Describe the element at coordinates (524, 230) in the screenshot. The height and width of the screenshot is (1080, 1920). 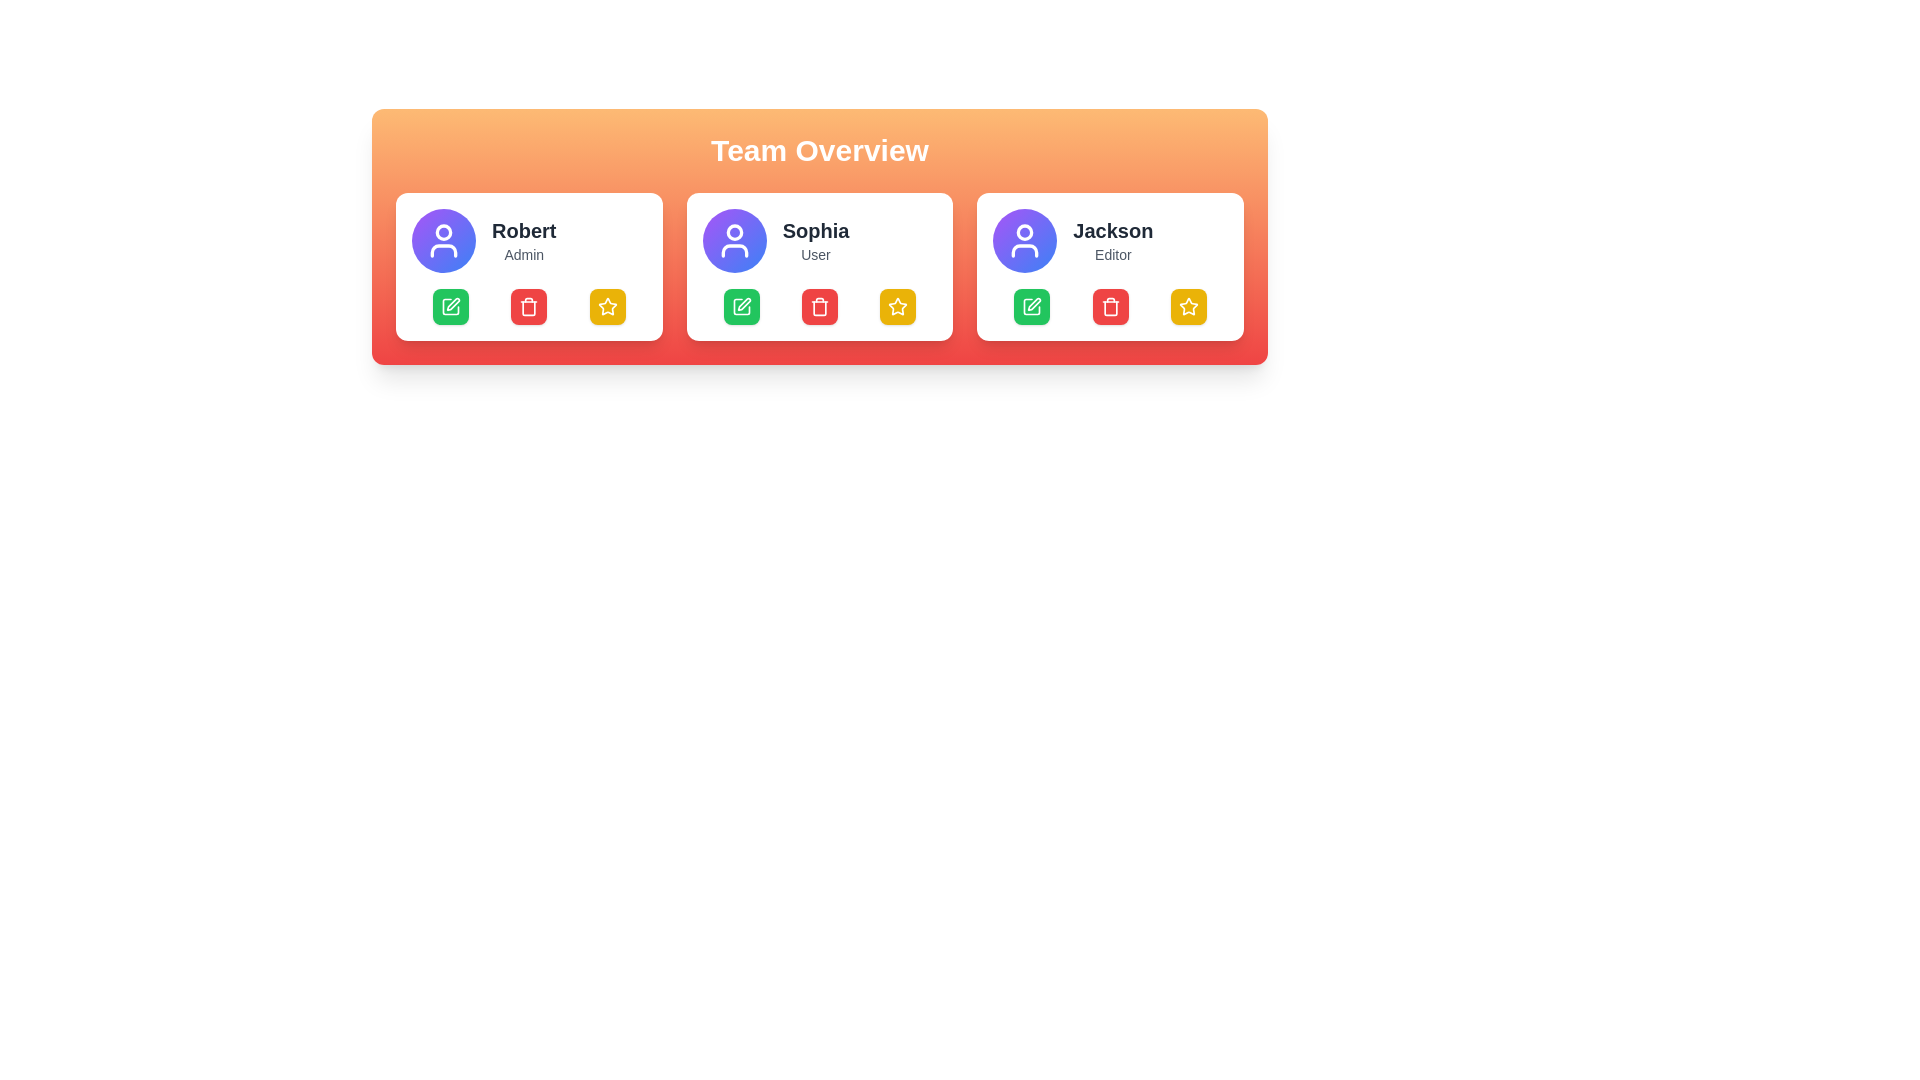
I see `the Text Display element that serves as the primary identifier of the individual represented by the user card, located in the top section of the first card in the 'Team Overview' section` at that location.